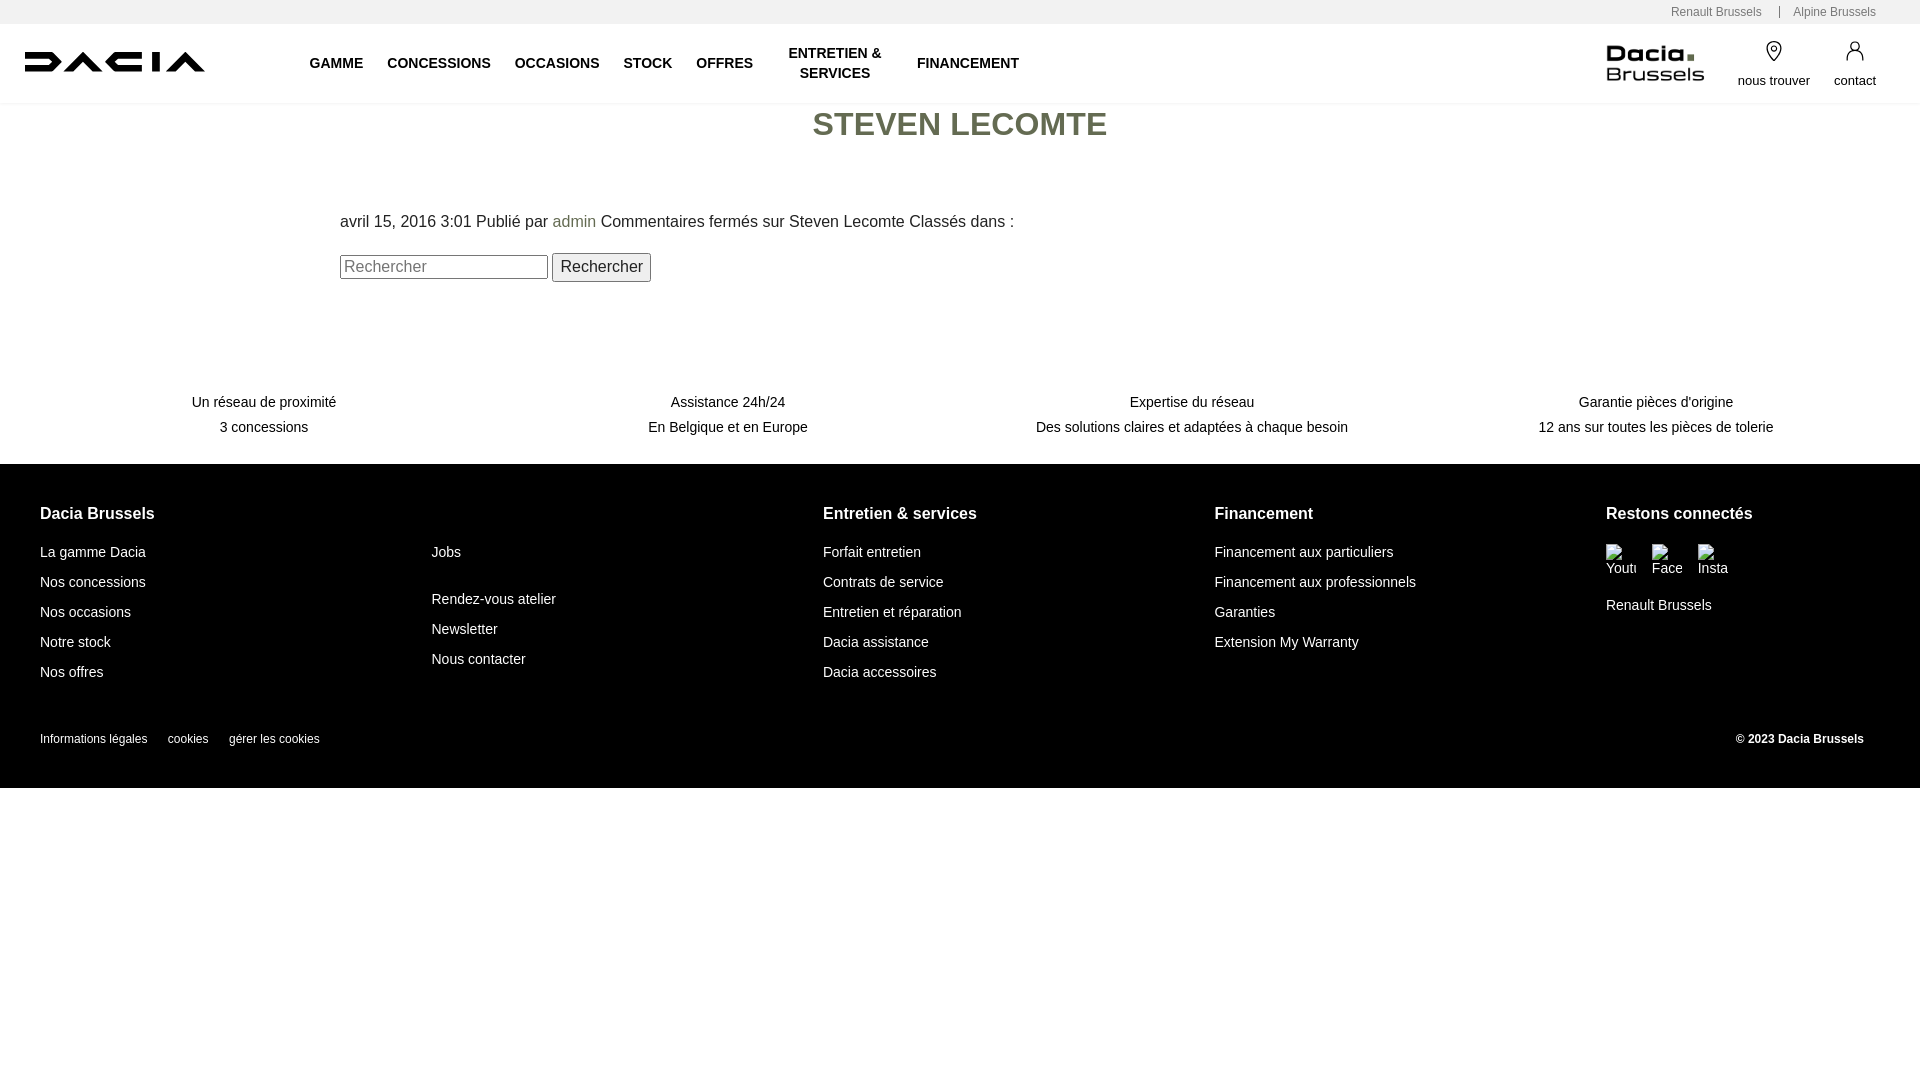 This screenshot has width=1920, height=1080. I want to click on 'Dacia assistance', so click(875, 641).